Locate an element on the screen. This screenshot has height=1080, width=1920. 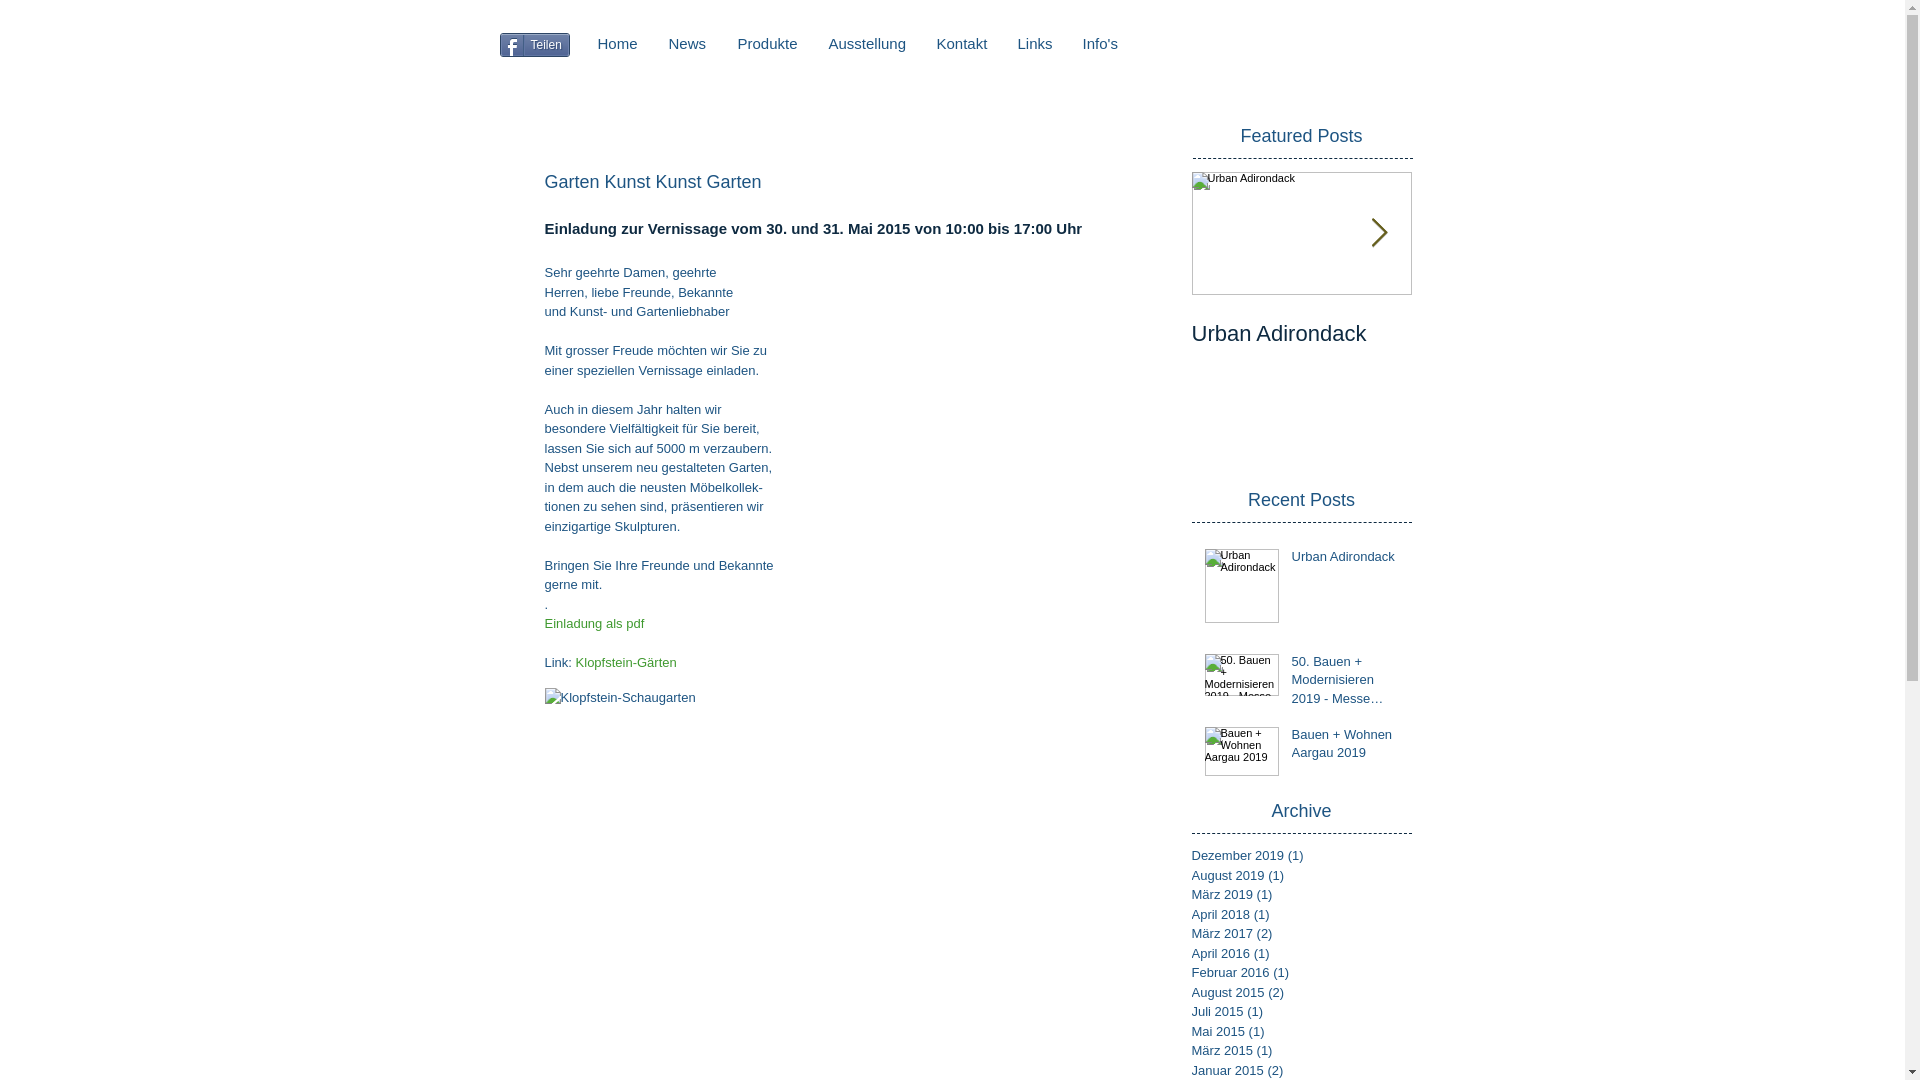
'Backyard-Stuff bei Stigamo' is located at coordinates (1520, 346).